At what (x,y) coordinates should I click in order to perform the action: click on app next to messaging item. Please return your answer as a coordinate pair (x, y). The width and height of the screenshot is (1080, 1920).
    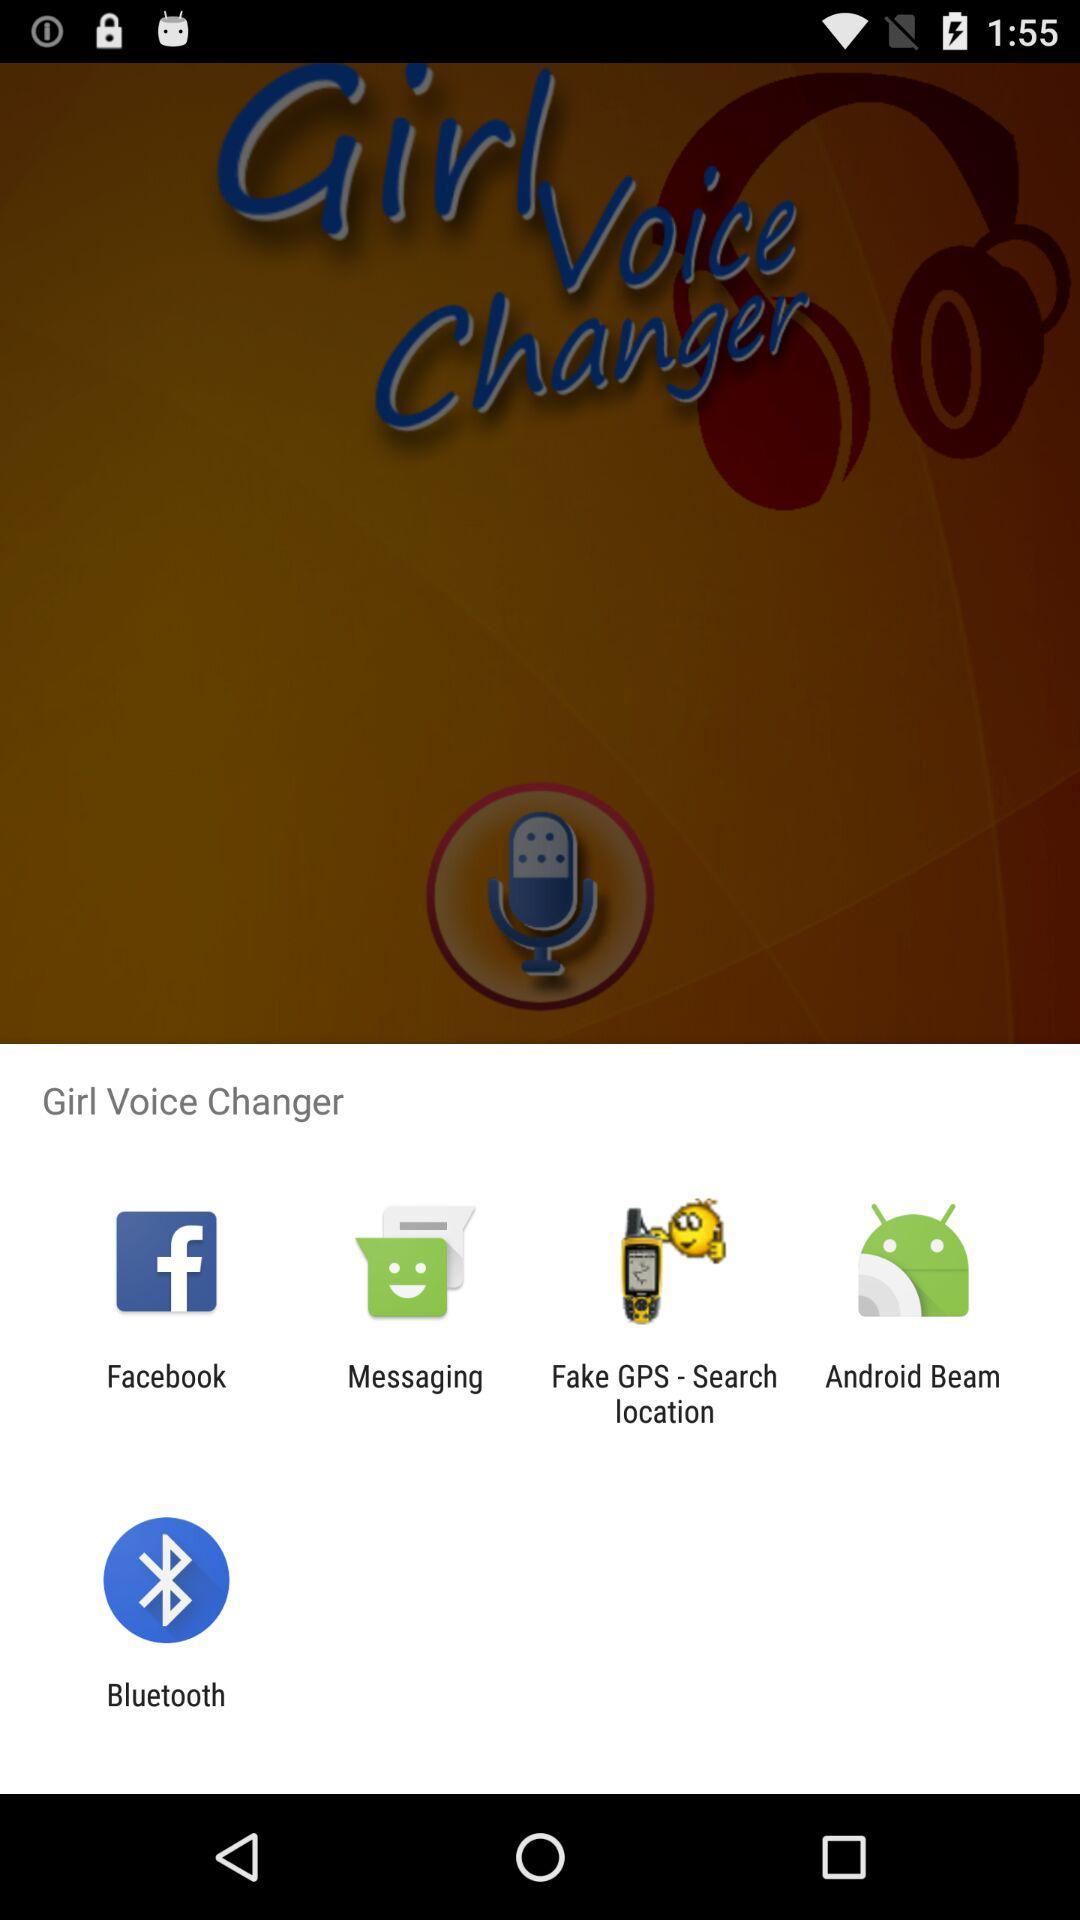
    Looking at the image, I should click on (664, 1392).